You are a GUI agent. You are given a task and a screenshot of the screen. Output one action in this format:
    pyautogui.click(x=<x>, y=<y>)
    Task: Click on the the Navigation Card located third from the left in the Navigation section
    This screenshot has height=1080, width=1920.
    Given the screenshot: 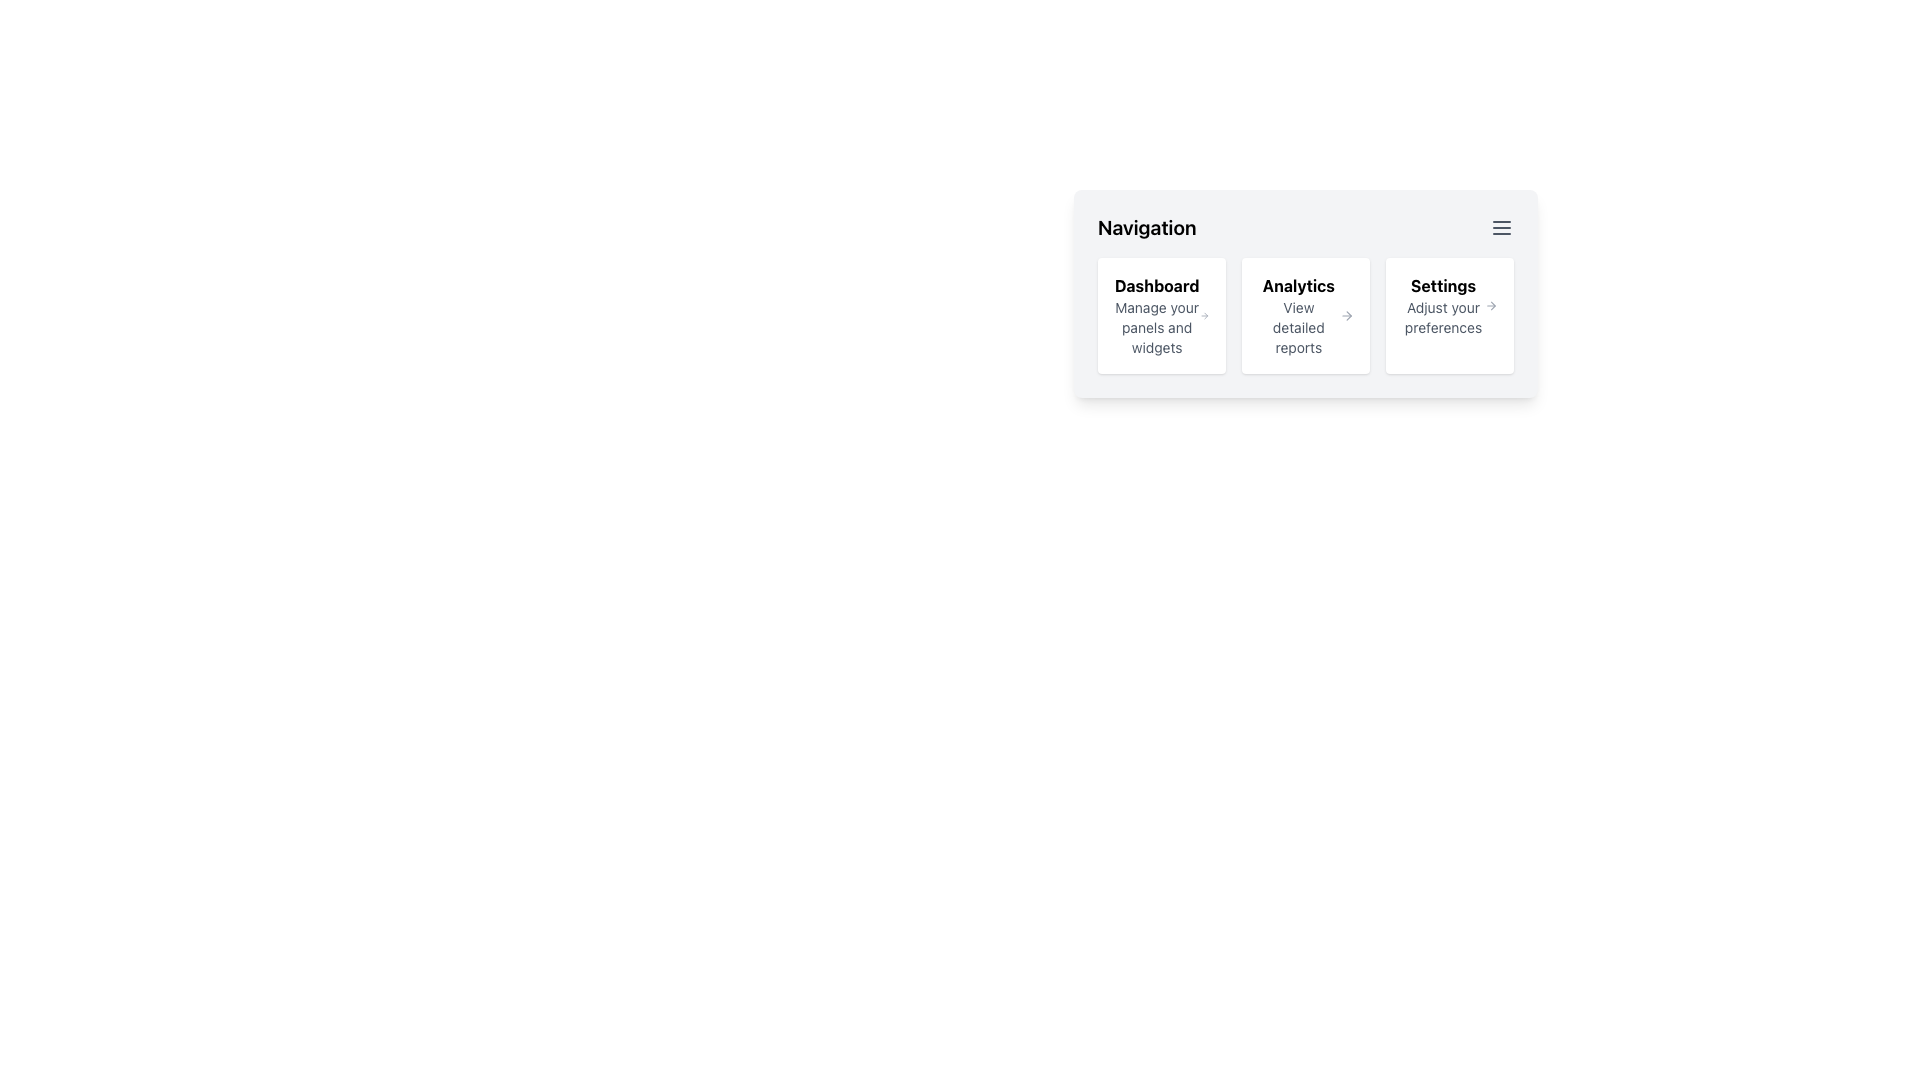 What is the action you would take?
    pyautogui.click(x=1443, y=305)
    